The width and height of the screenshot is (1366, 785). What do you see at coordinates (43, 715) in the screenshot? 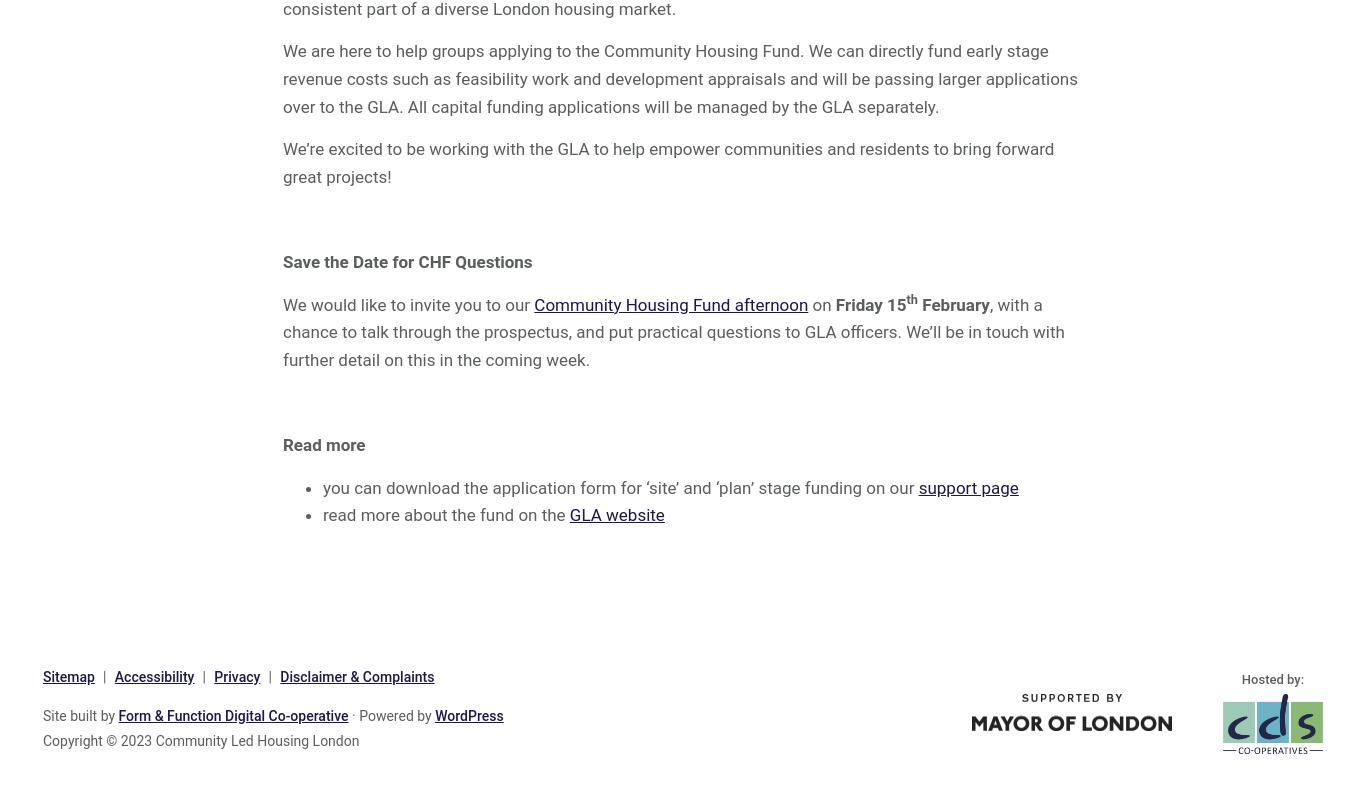
I see `'Site built by'` at bounding box center [43, 715].